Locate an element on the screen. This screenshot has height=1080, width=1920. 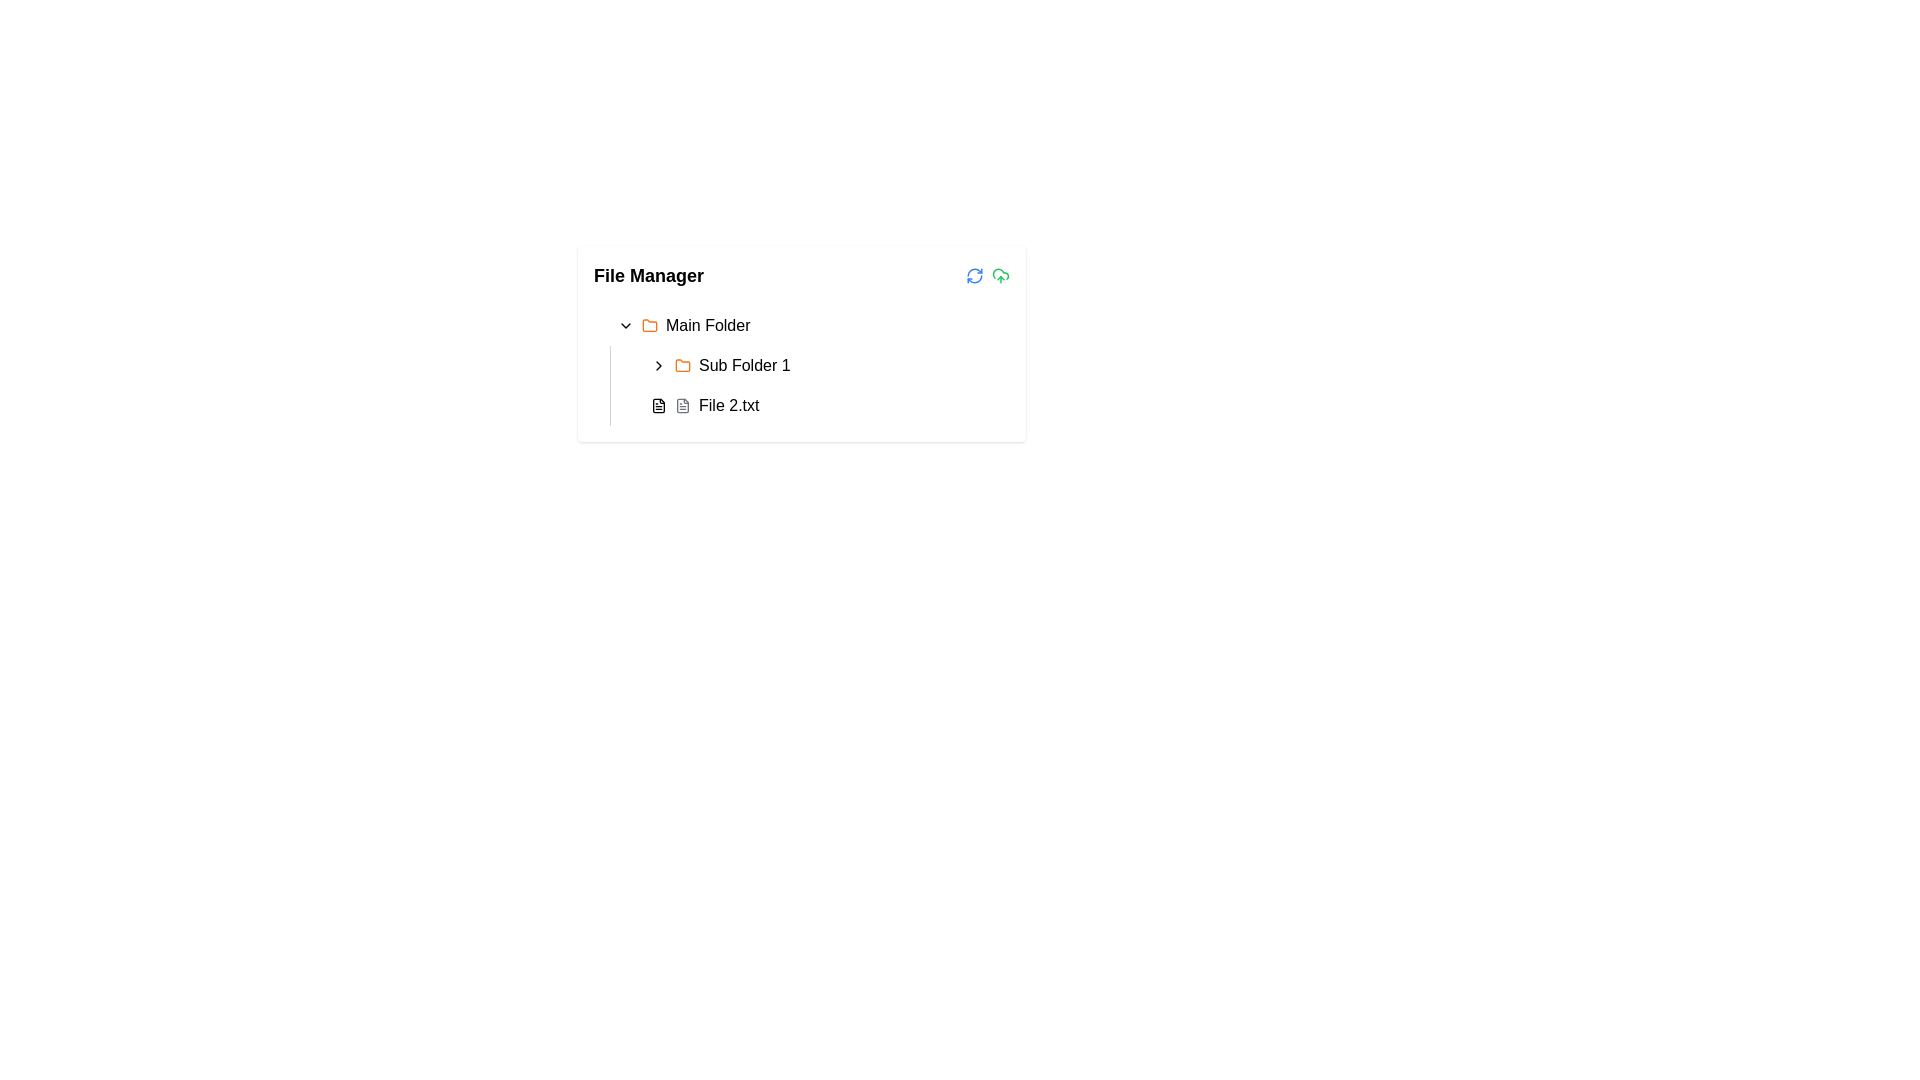
the folder icon, which is orange and resembles a folder with a tab, located in the 'Sub Folder 1' section of the 'File Manager' interface is located at coordinates (682, 365).